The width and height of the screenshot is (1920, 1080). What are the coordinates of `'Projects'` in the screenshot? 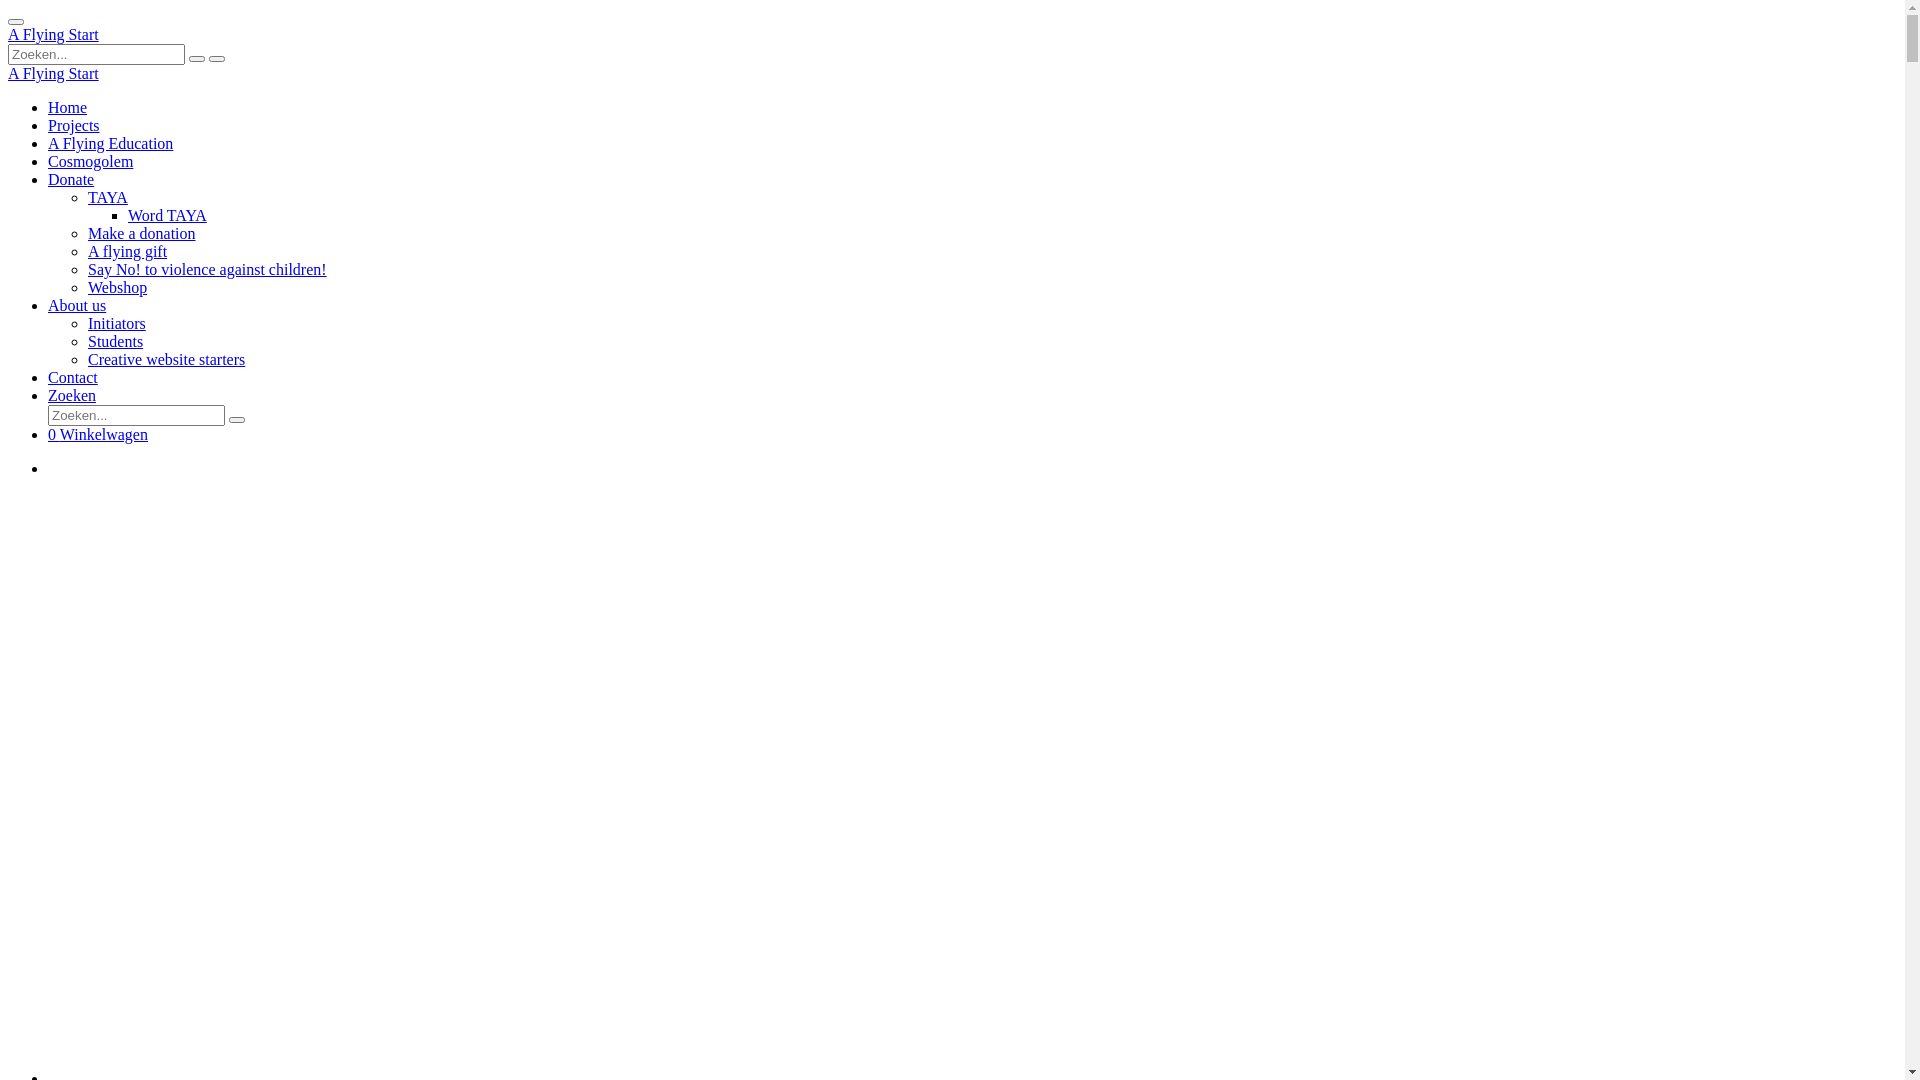 It's located at (48, 125).